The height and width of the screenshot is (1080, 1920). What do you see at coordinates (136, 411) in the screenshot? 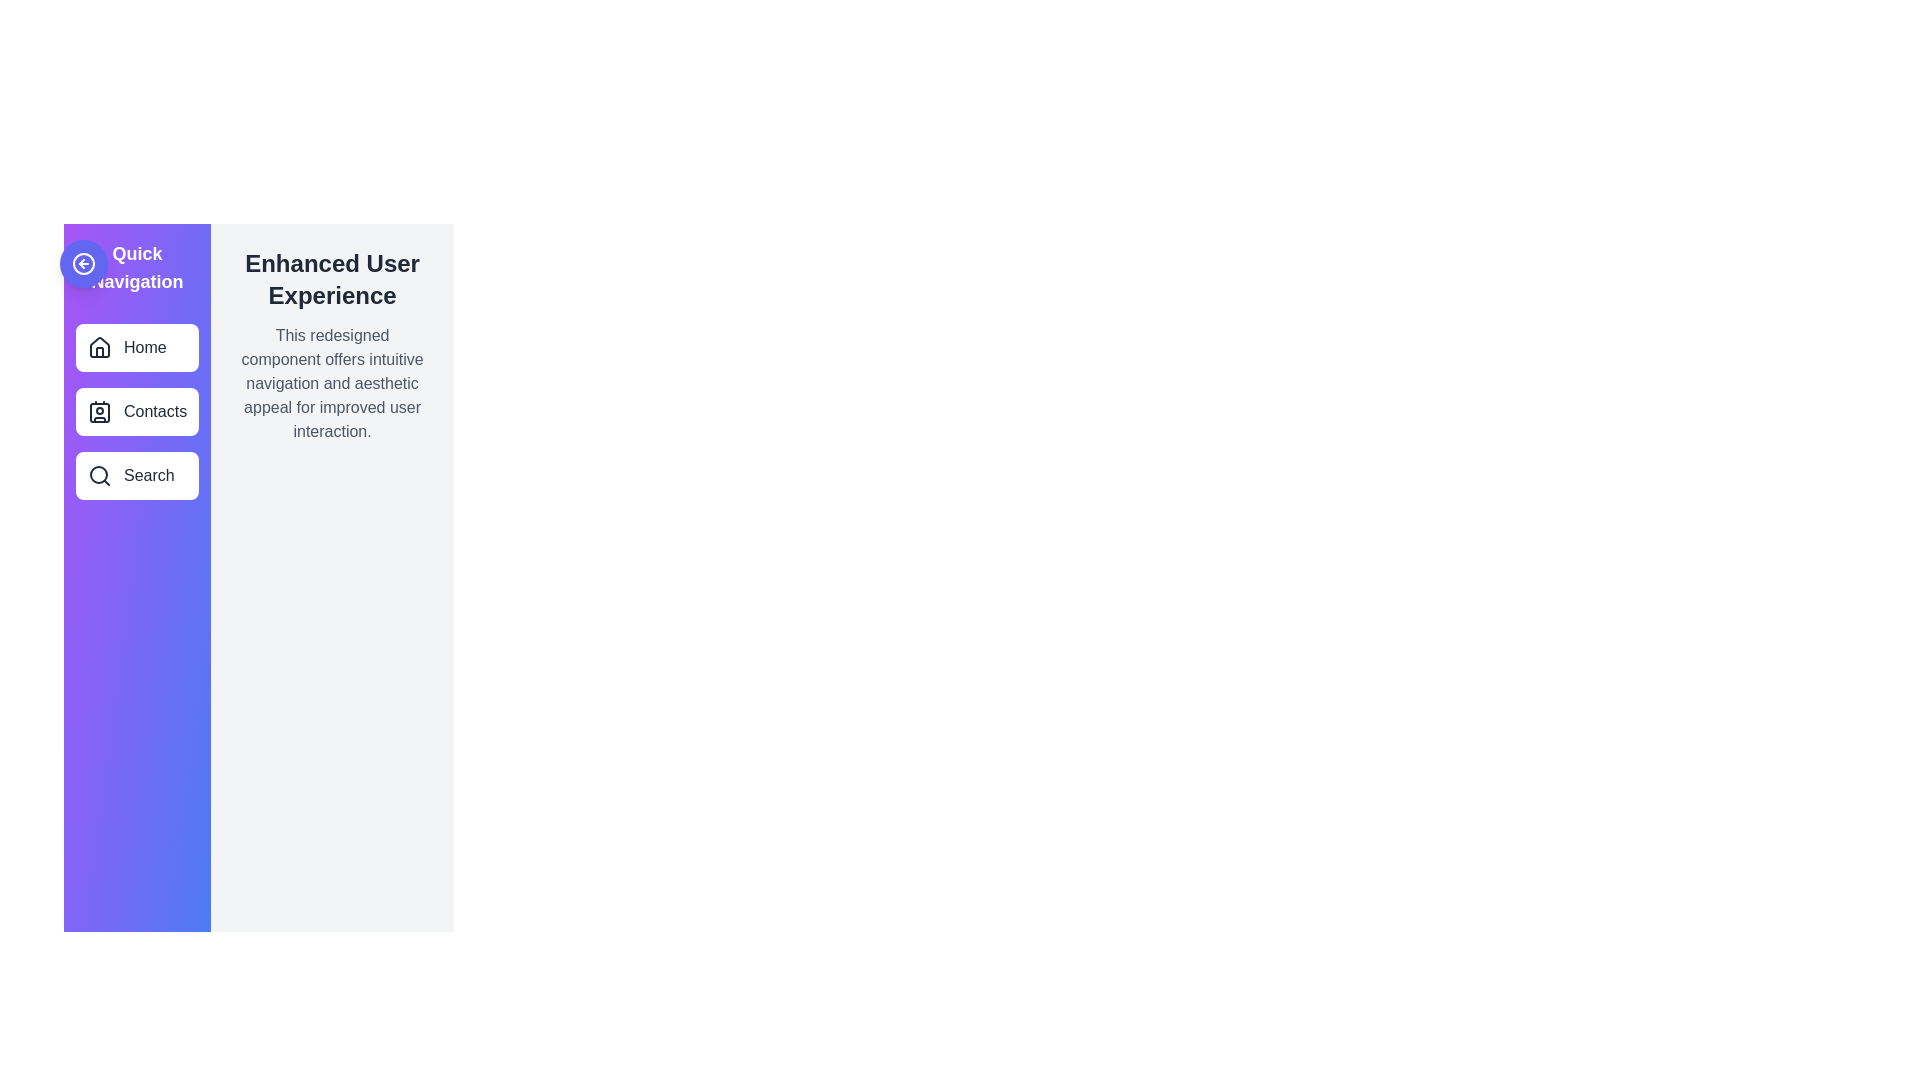
I see `the menu item labeled Contacts` at bounding box center [136, 411].